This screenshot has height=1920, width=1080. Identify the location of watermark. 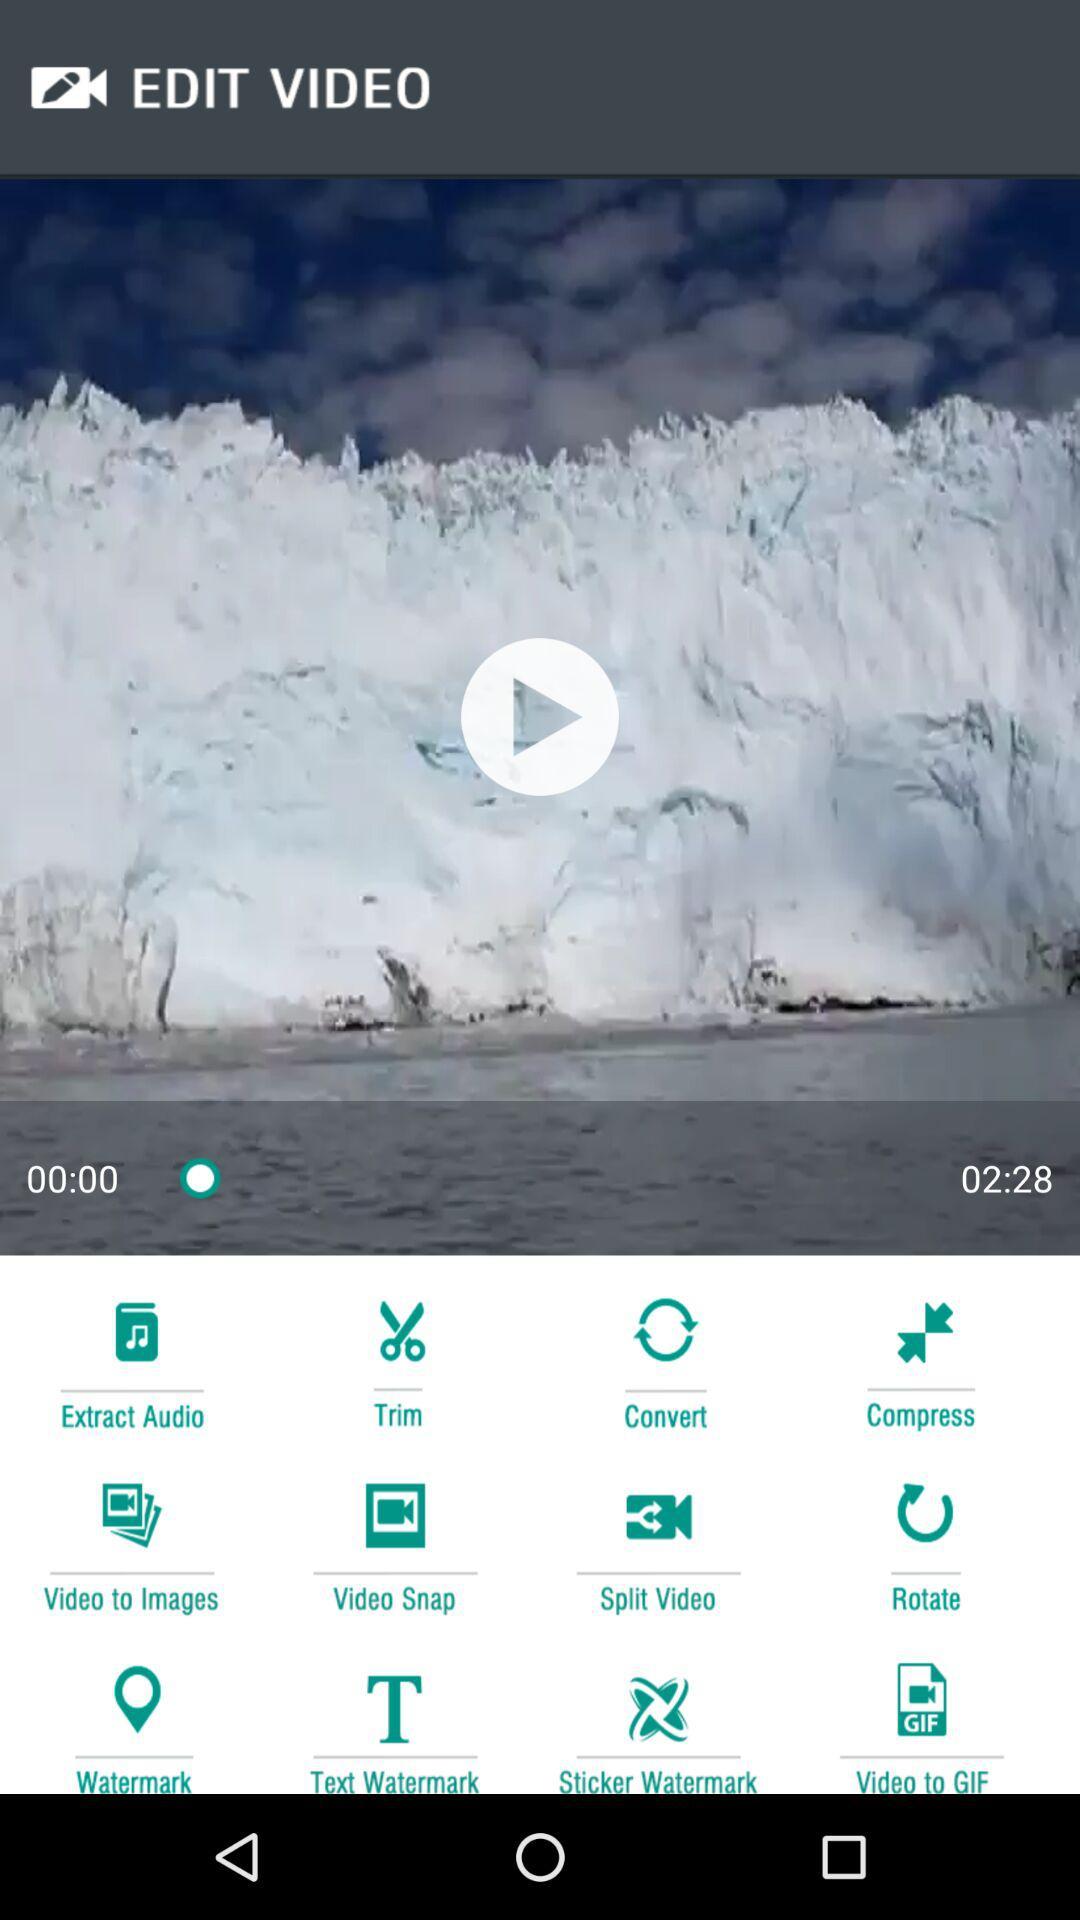
(131, 1717).